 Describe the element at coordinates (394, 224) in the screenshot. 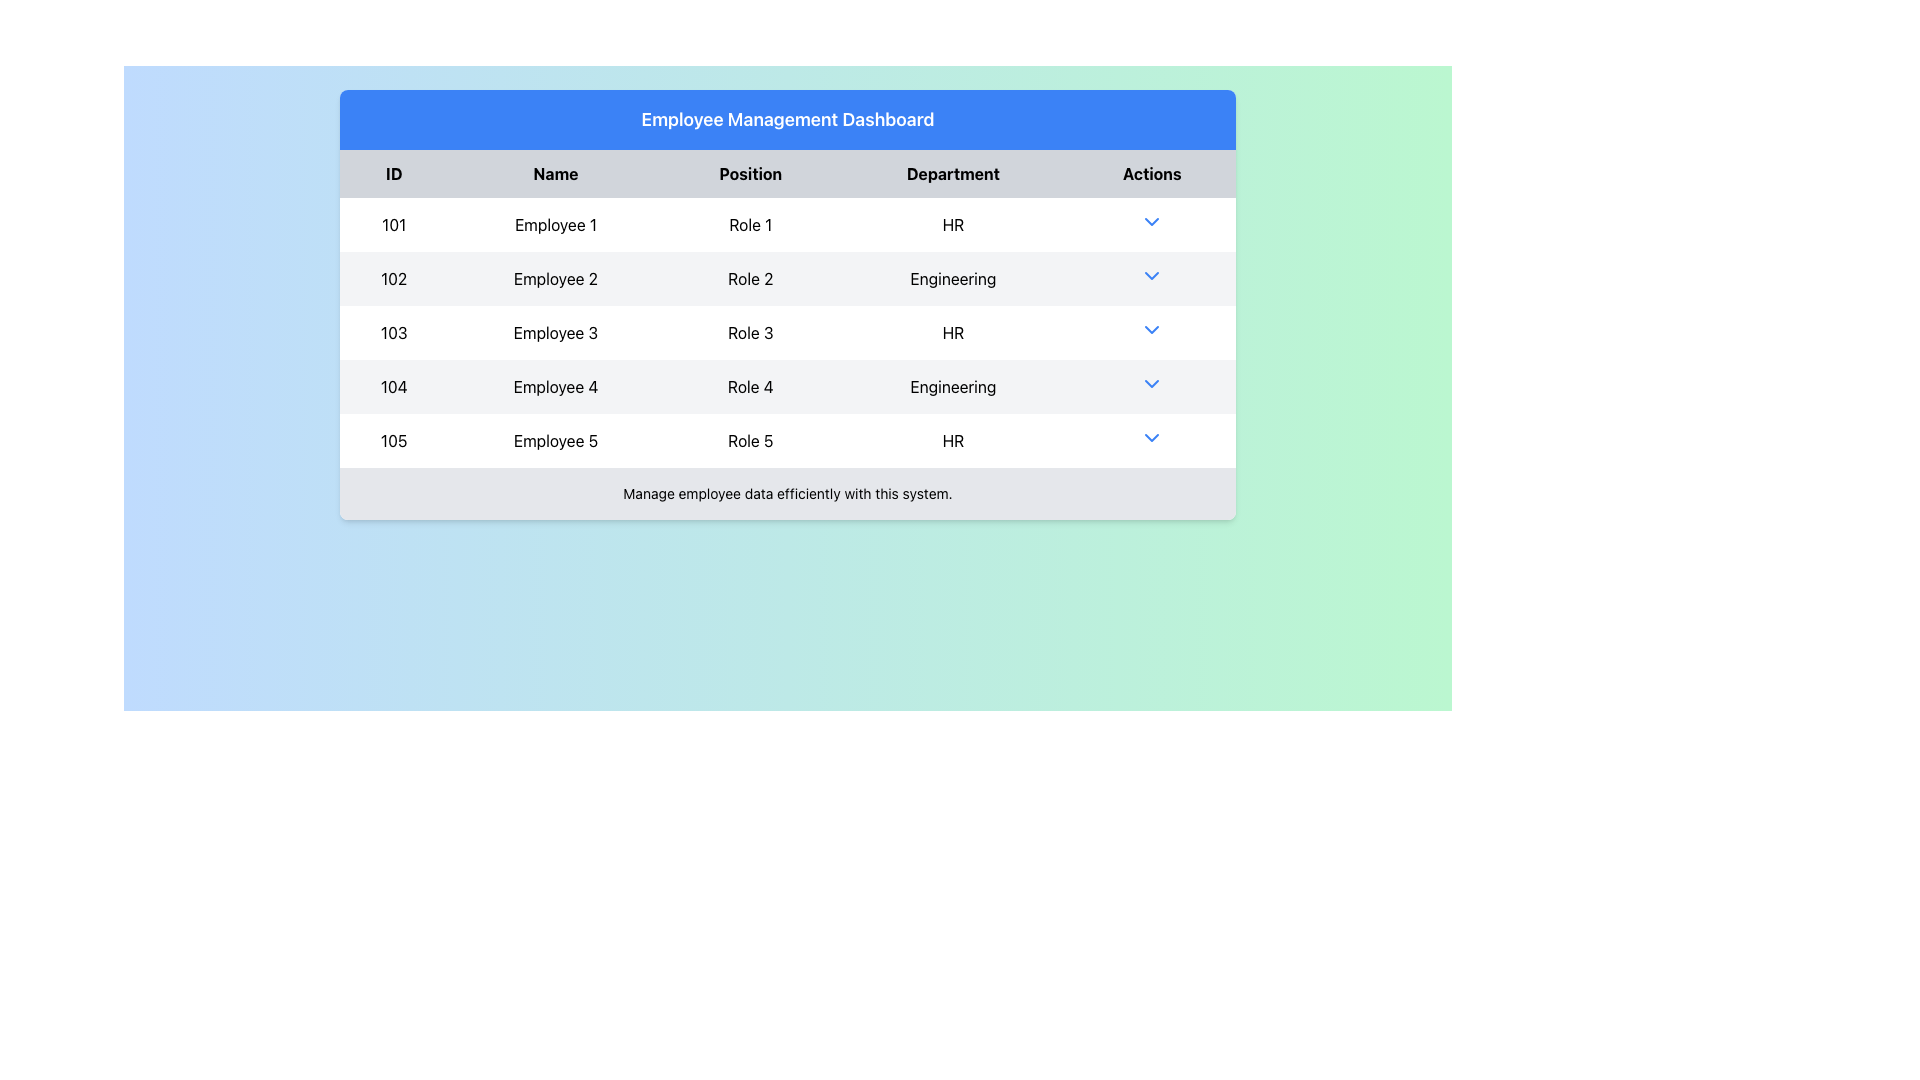

I see `the table cell displaying the text '101', which is located in the first row under the 'ID' column with a gray heading background` at that location.